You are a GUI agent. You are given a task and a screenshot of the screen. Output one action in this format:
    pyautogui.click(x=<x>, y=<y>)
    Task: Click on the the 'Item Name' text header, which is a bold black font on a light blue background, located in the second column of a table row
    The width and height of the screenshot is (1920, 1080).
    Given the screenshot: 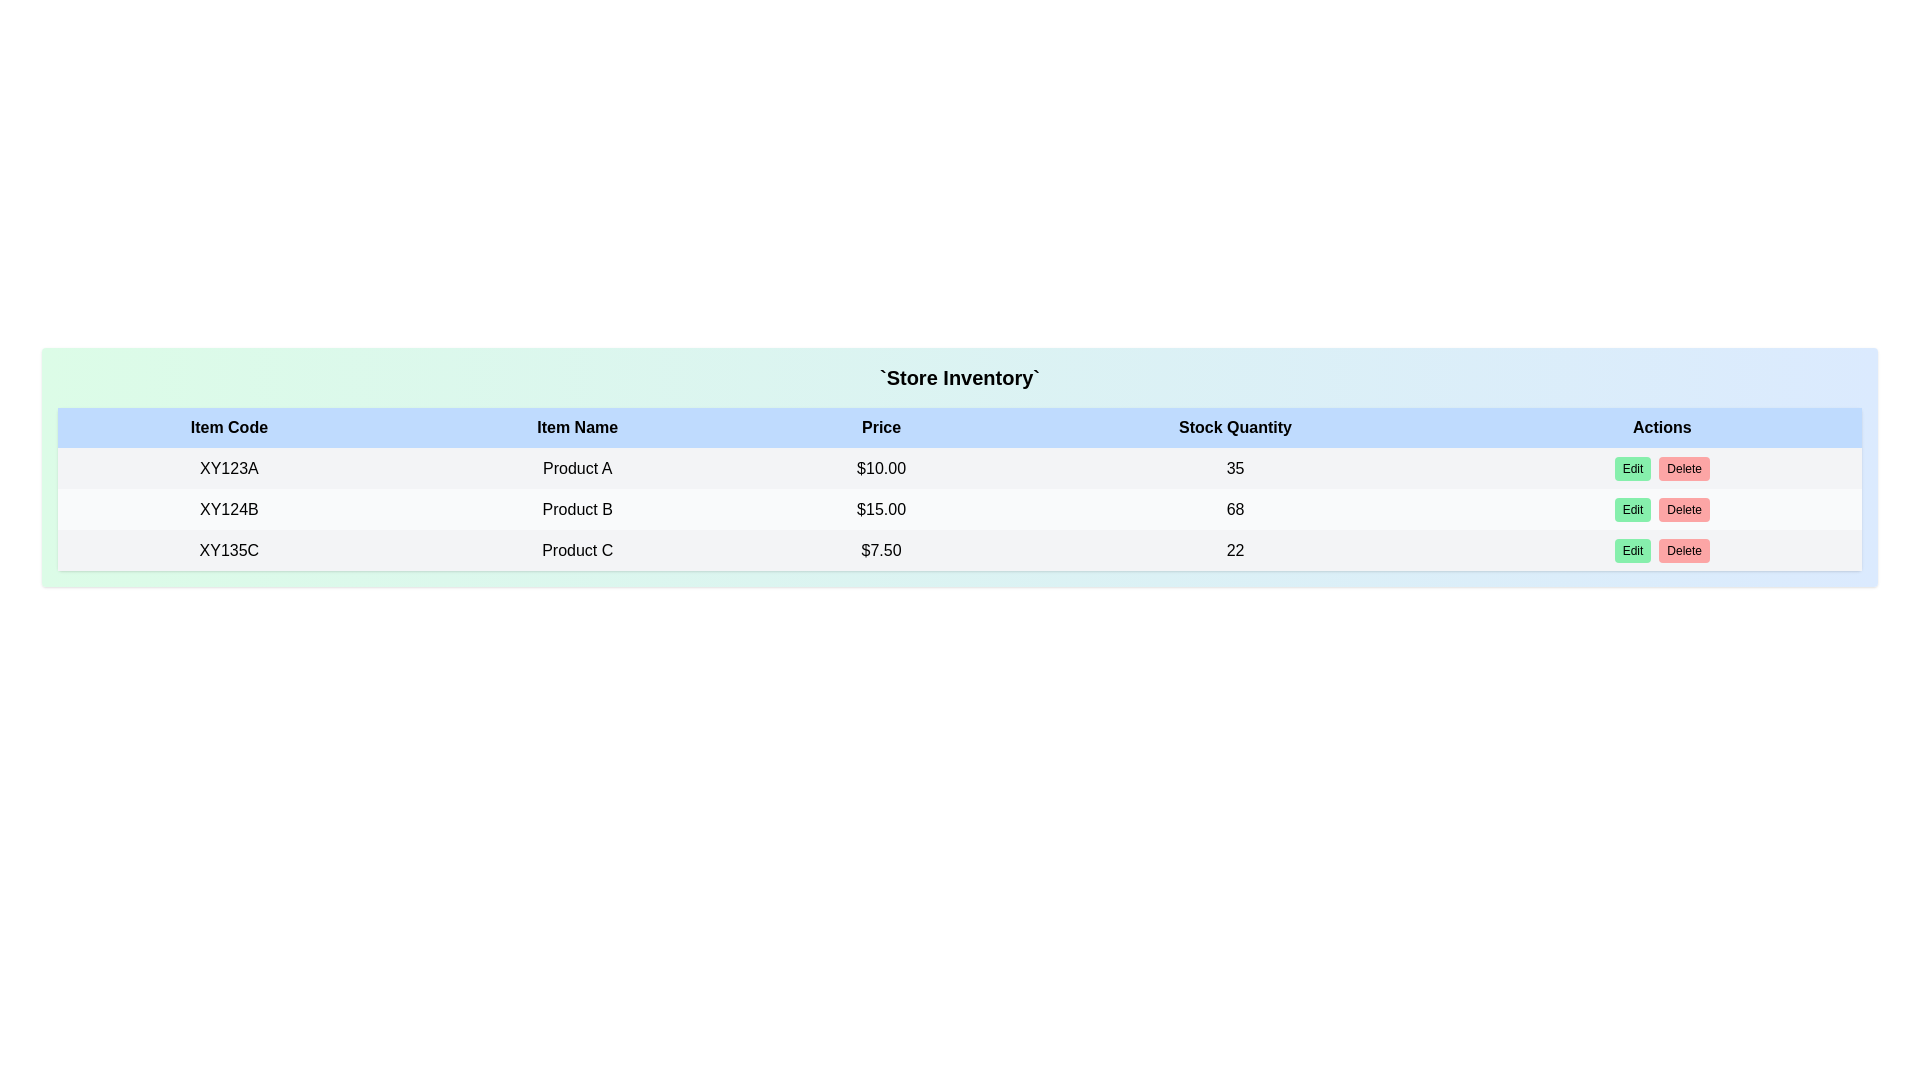 What is the action you would take?
    pyautogui.click(x=576, y=427)
    